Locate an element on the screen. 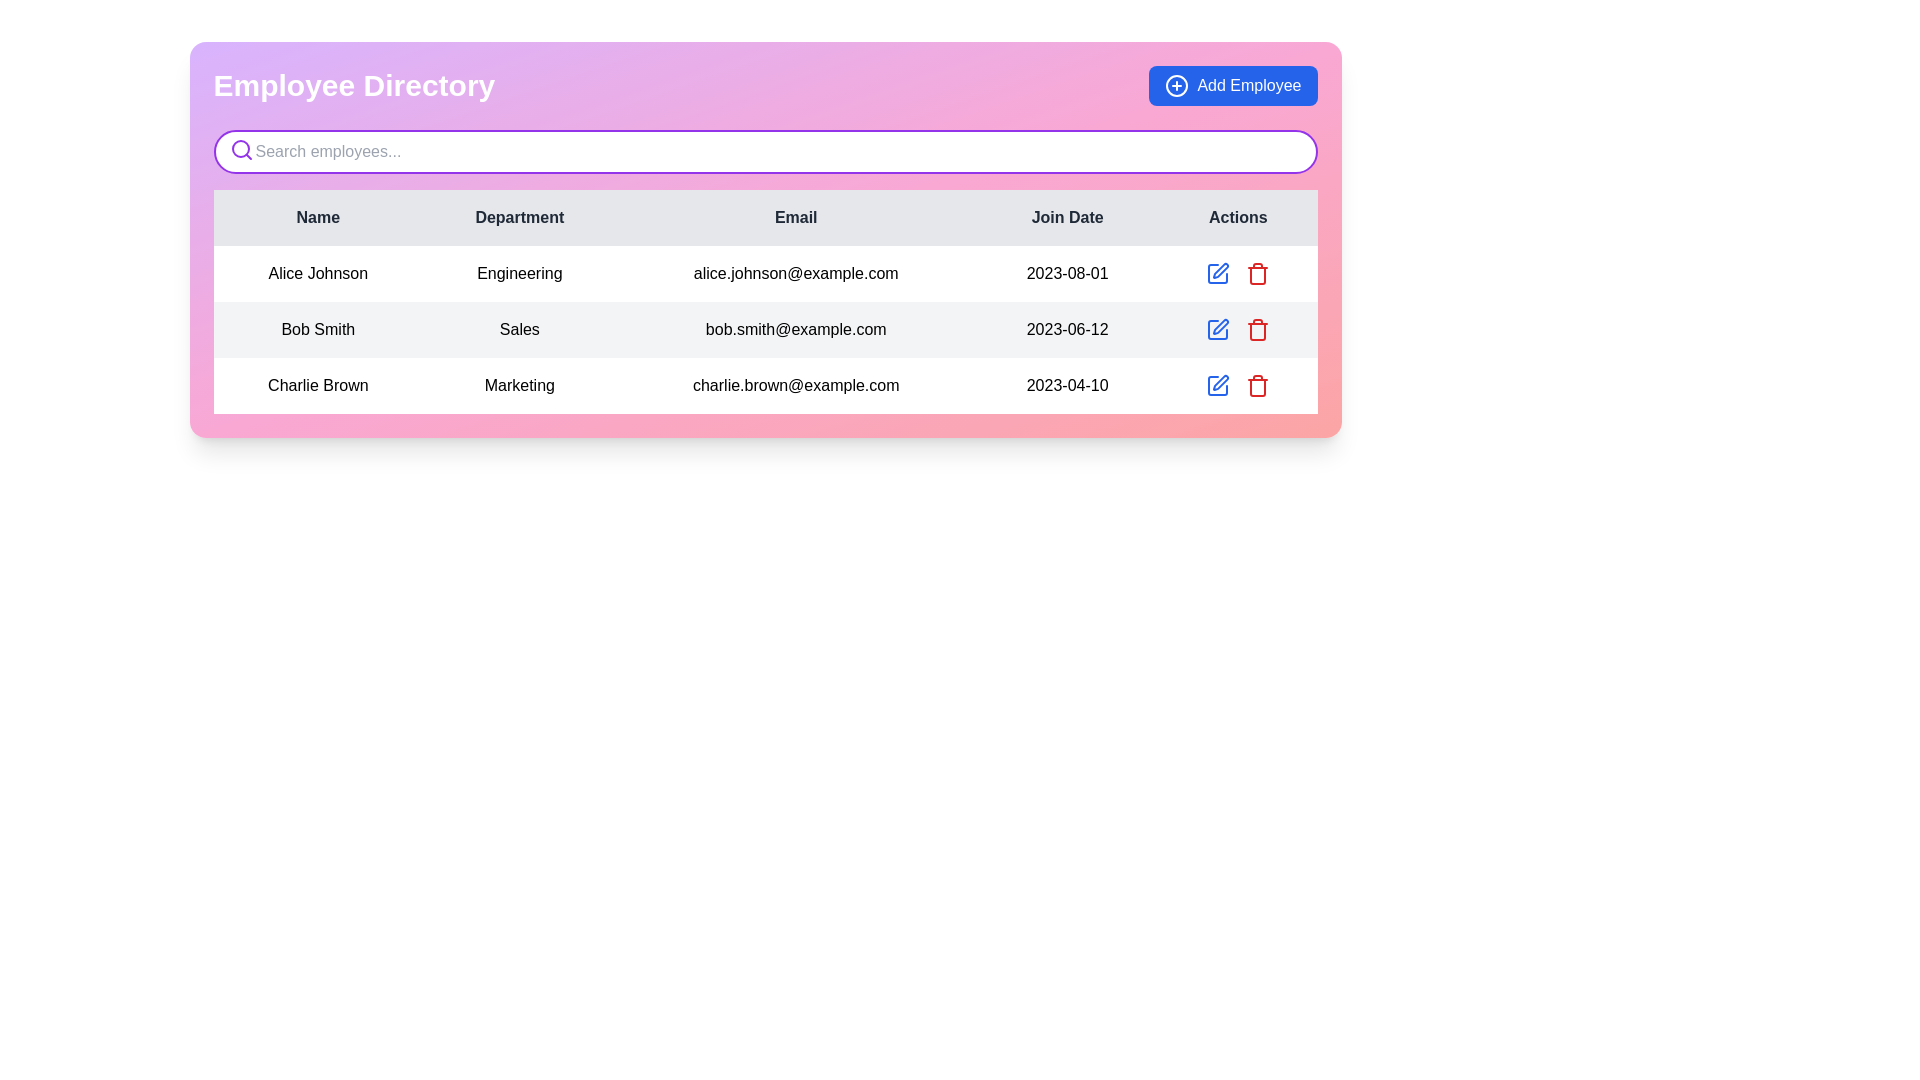  the Delete button icon in the Actions column of the last row in the table for user 'Charlie Brown' to possibly see a tooltip or change style is located at coordinates (1257, 329).